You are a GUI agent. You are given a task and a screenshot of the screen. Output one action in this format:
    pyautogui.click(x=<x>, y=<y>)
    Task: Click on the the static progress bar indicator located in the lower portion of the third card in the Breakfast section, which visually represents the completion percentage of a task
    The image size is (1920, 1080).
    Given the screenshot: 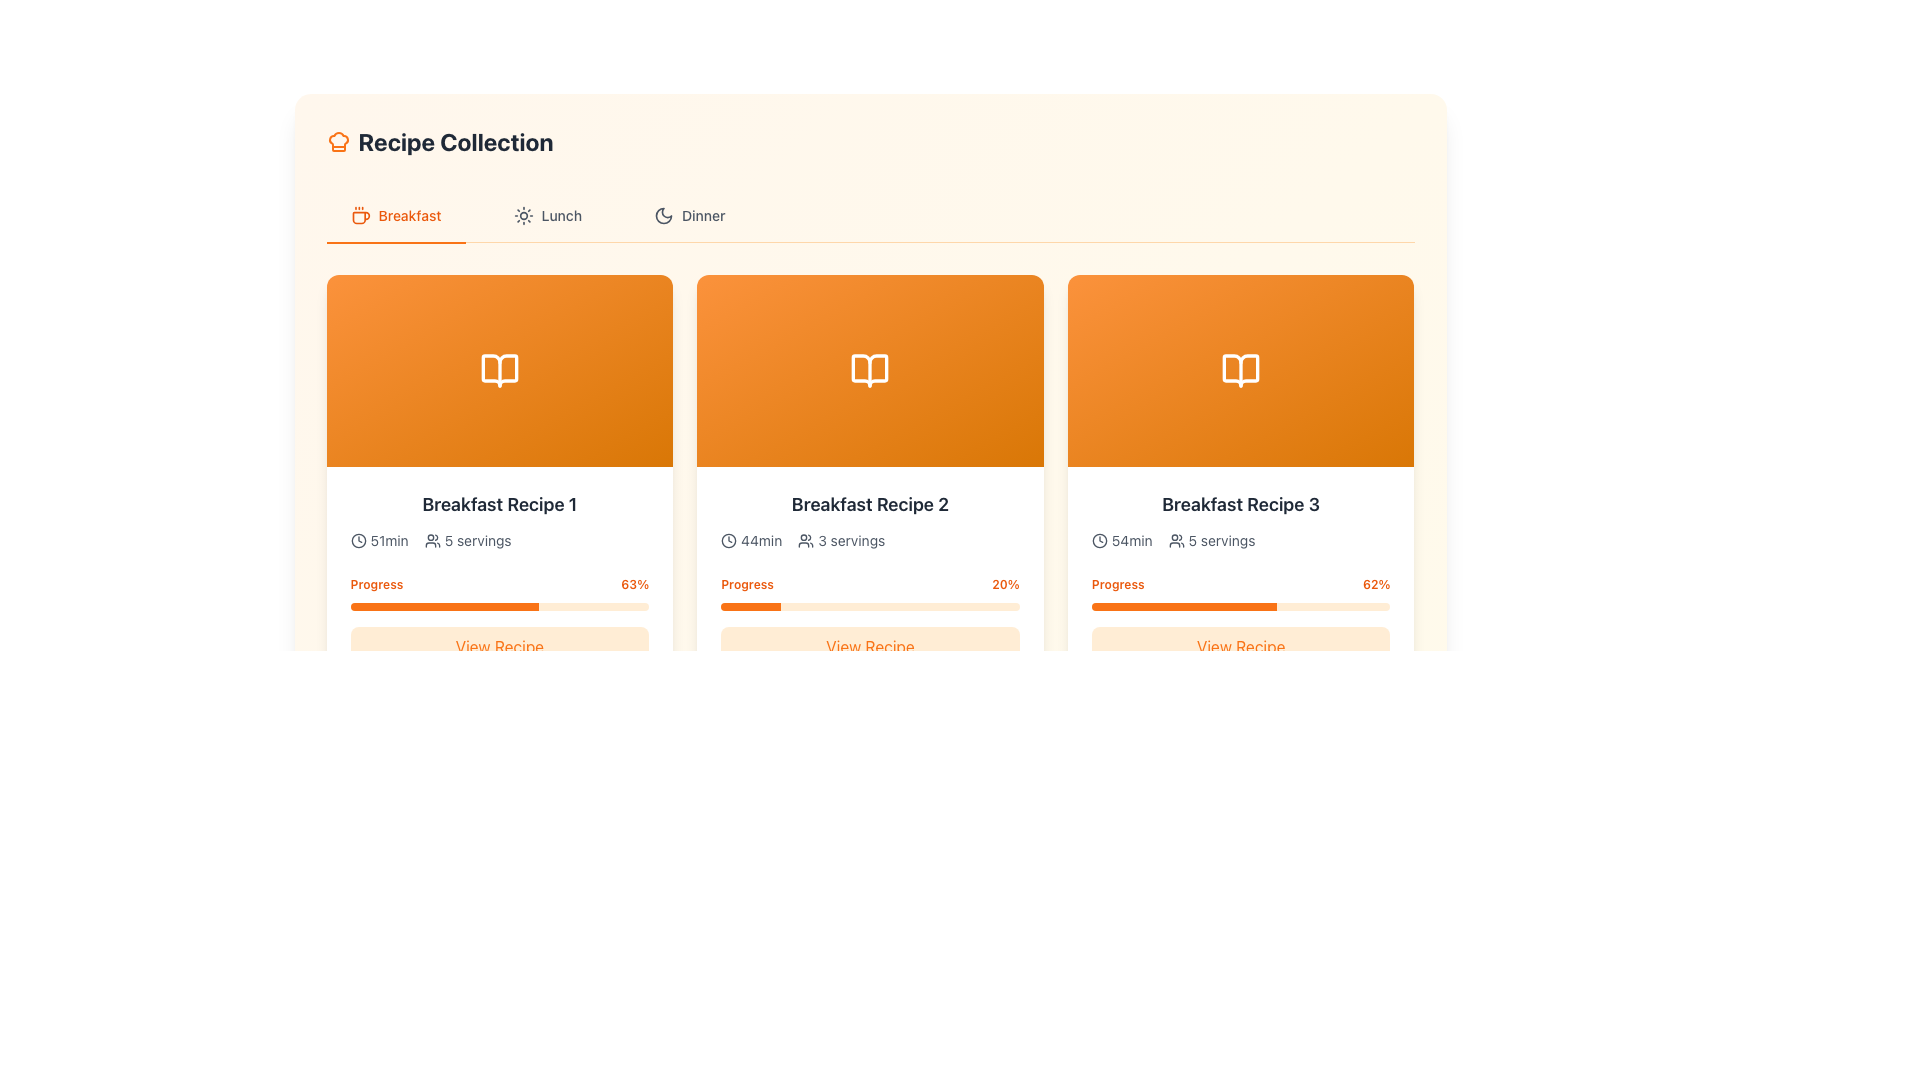 What is the action you would take?
    pyautogui.click(x=1184, y=605)
    